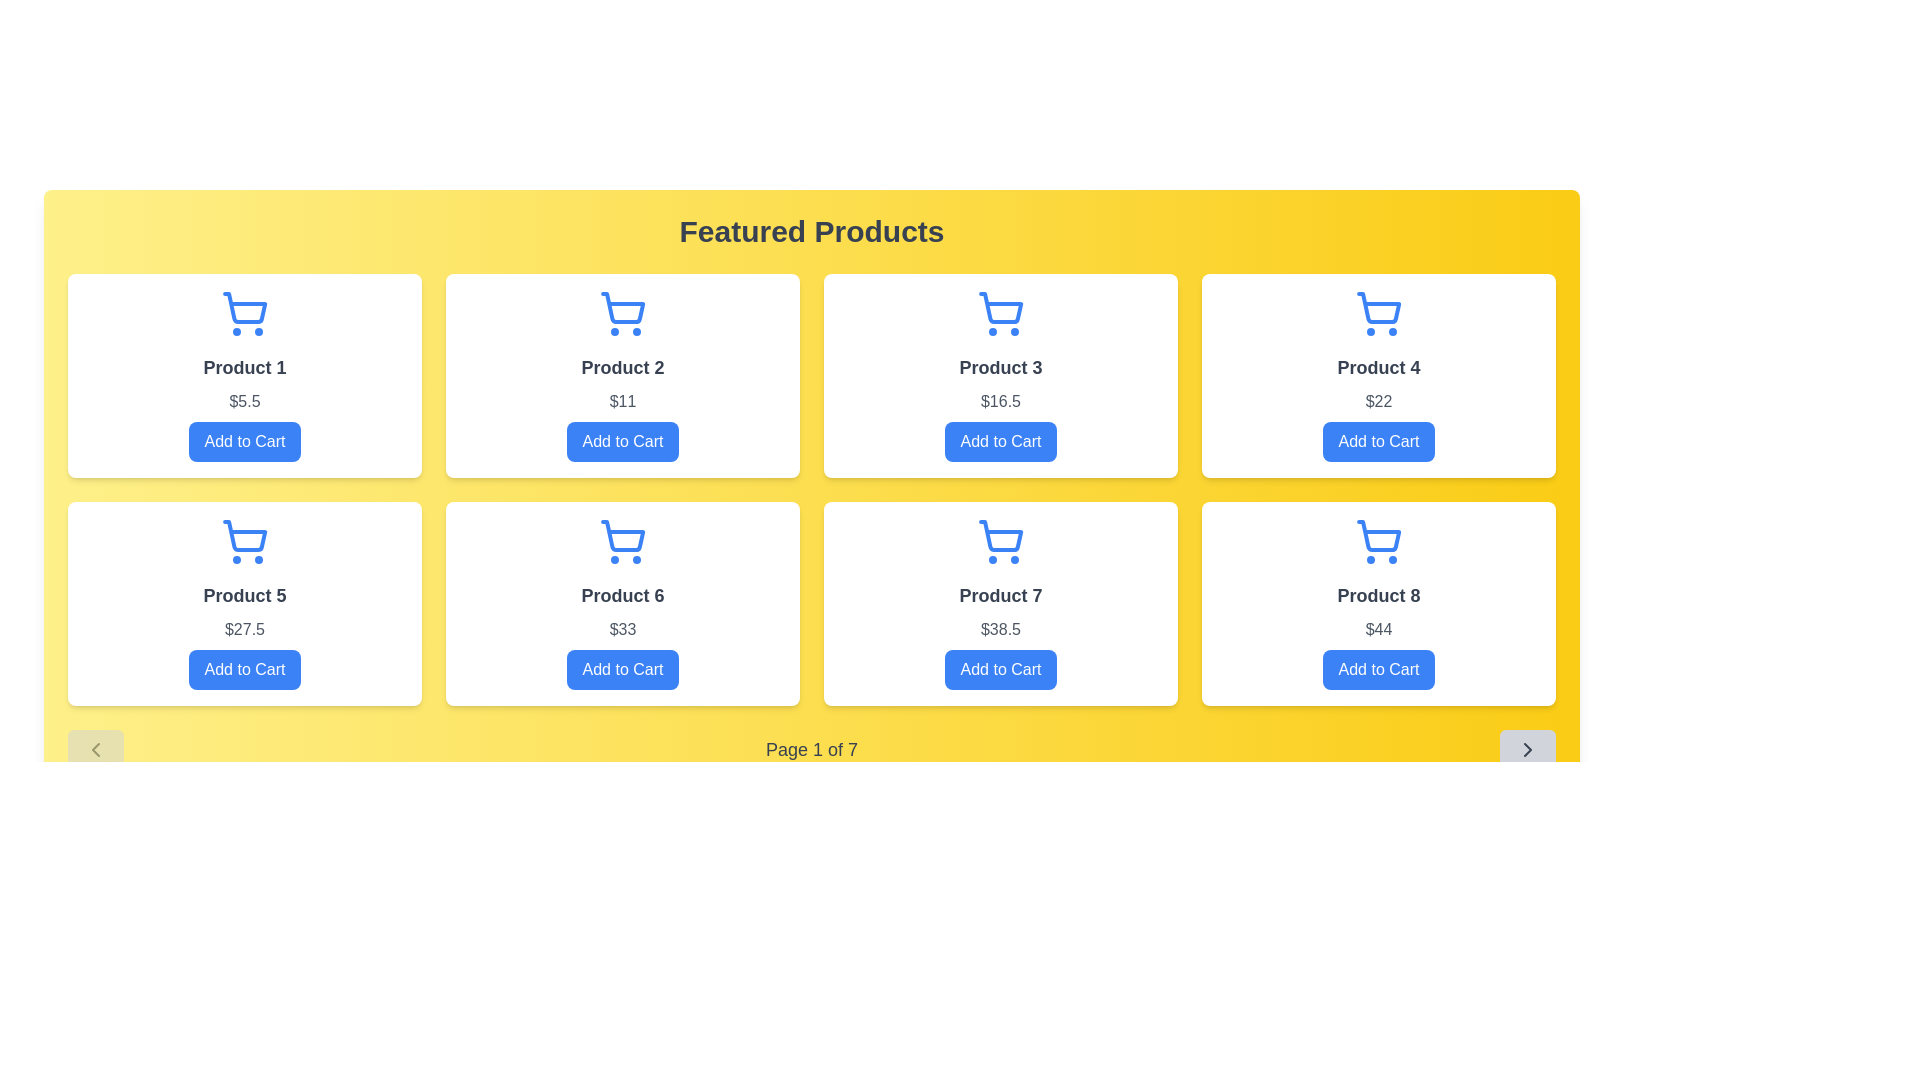 Image resolution: width=1920 pixels, height=1080 pixels. Describe the element at coordinates (1001, 367) in the screenshot. I see `the 'Product 3' text label, which is bold and centered within a structured card layout, located below the shopping cart icon and above the price text and 'Add to Cart' button` at that location.